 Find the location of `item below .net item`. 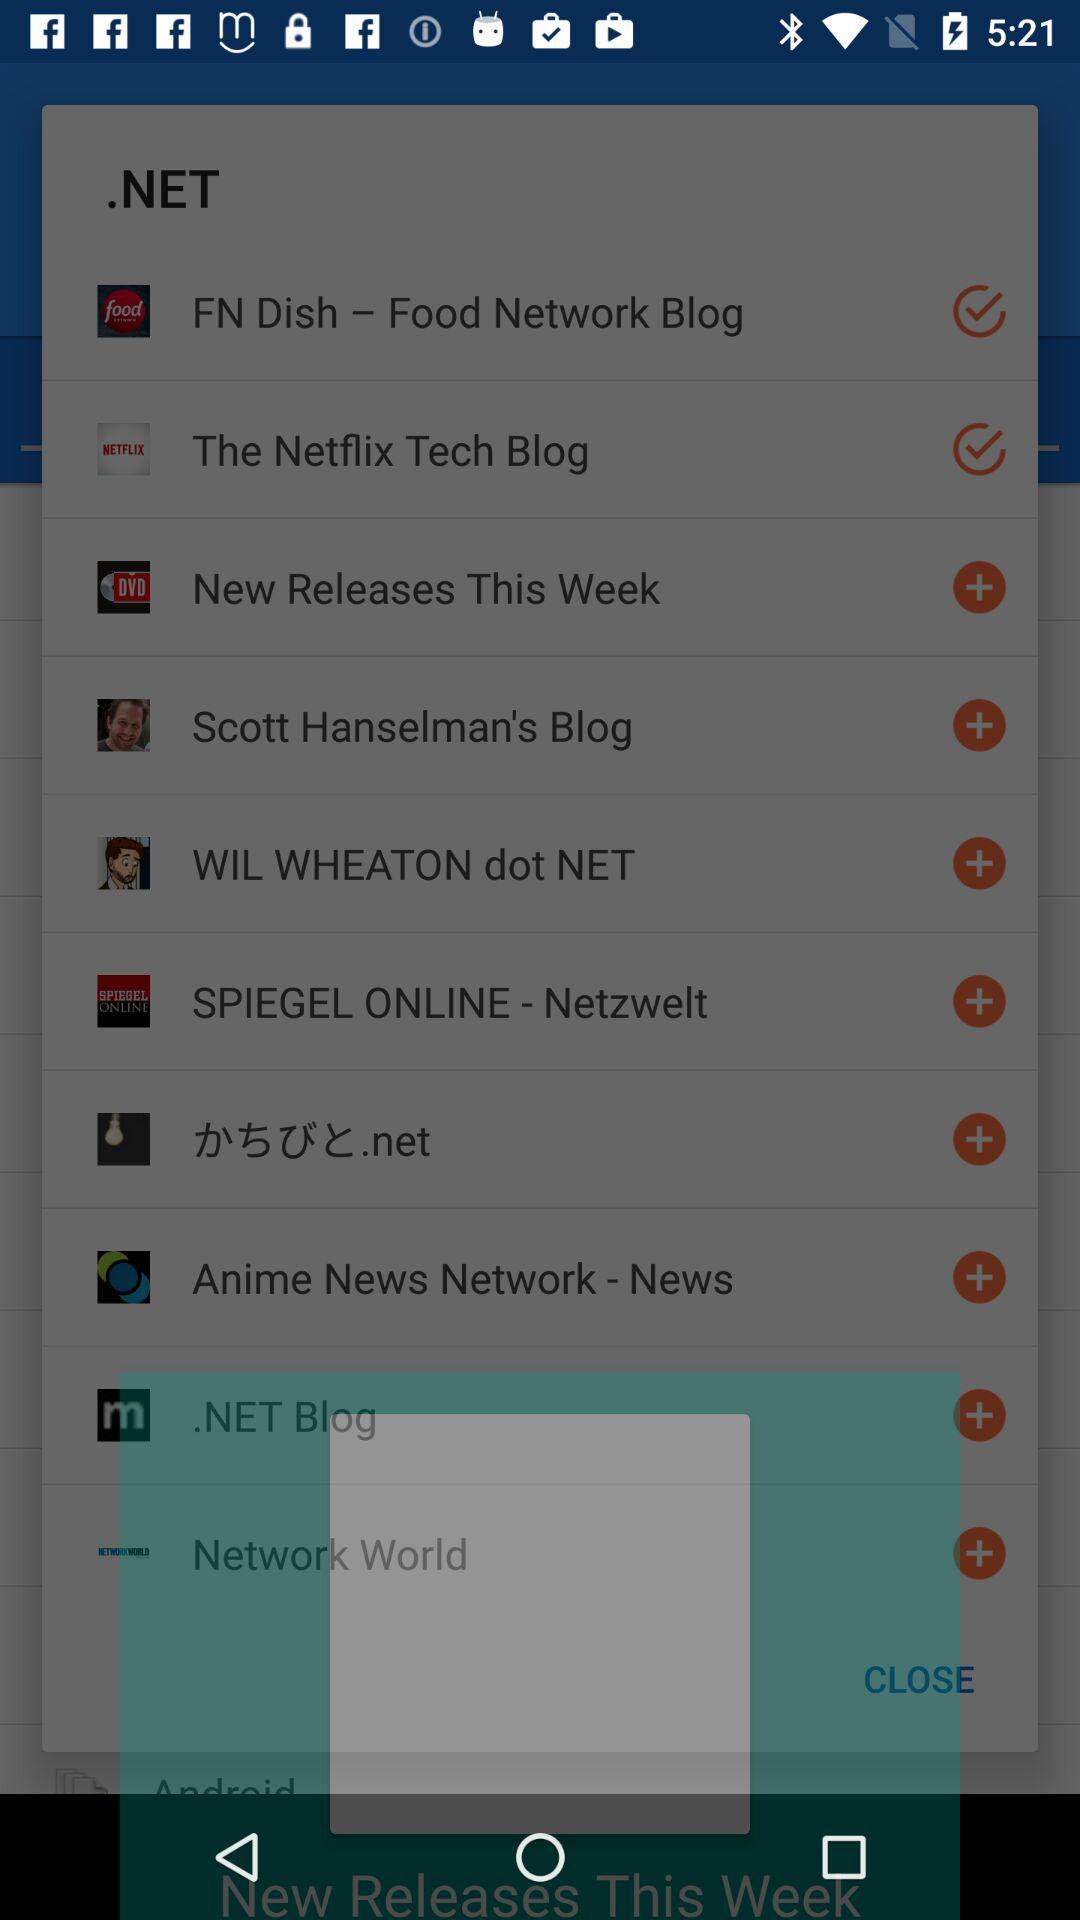

item below .net item is located at coordinates (563, 310).